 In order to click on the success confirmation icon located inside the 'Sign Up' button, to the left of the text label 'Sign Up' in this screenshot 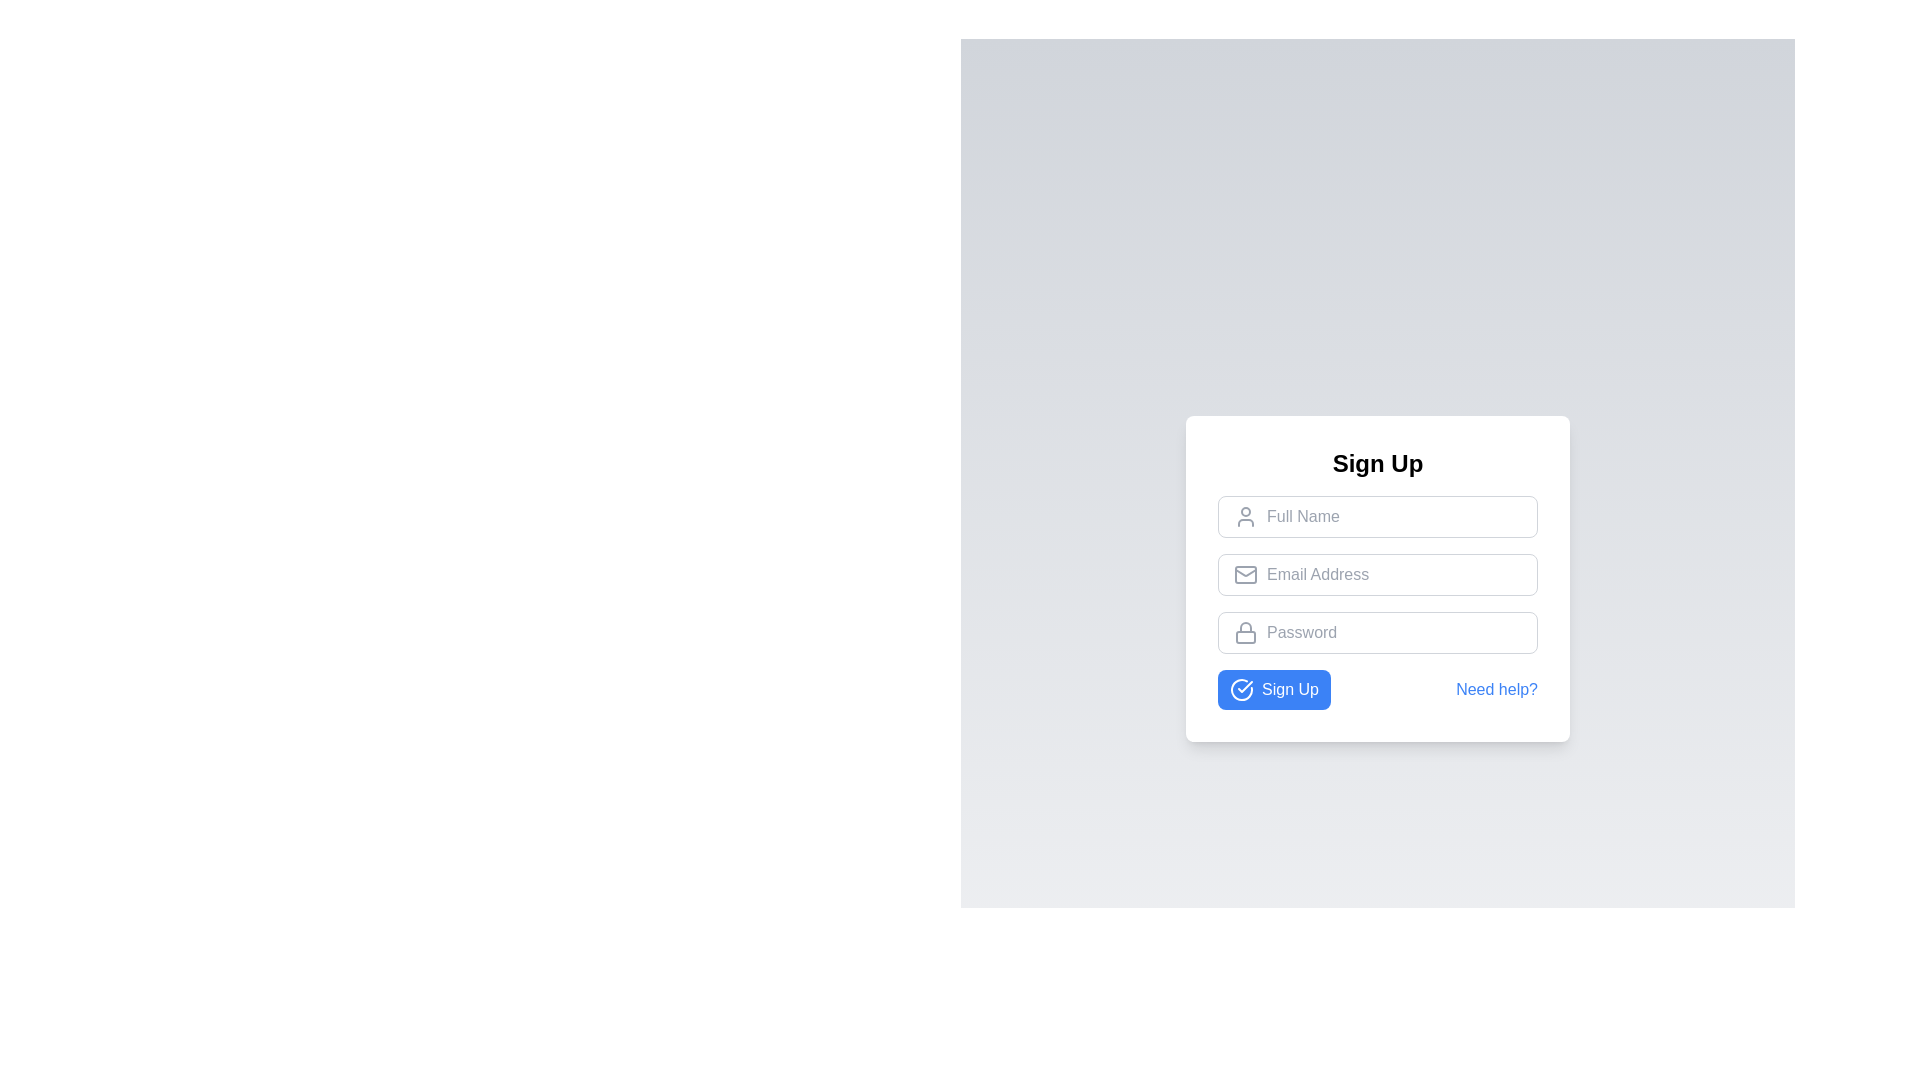, I will do `click(1241, 689)`.